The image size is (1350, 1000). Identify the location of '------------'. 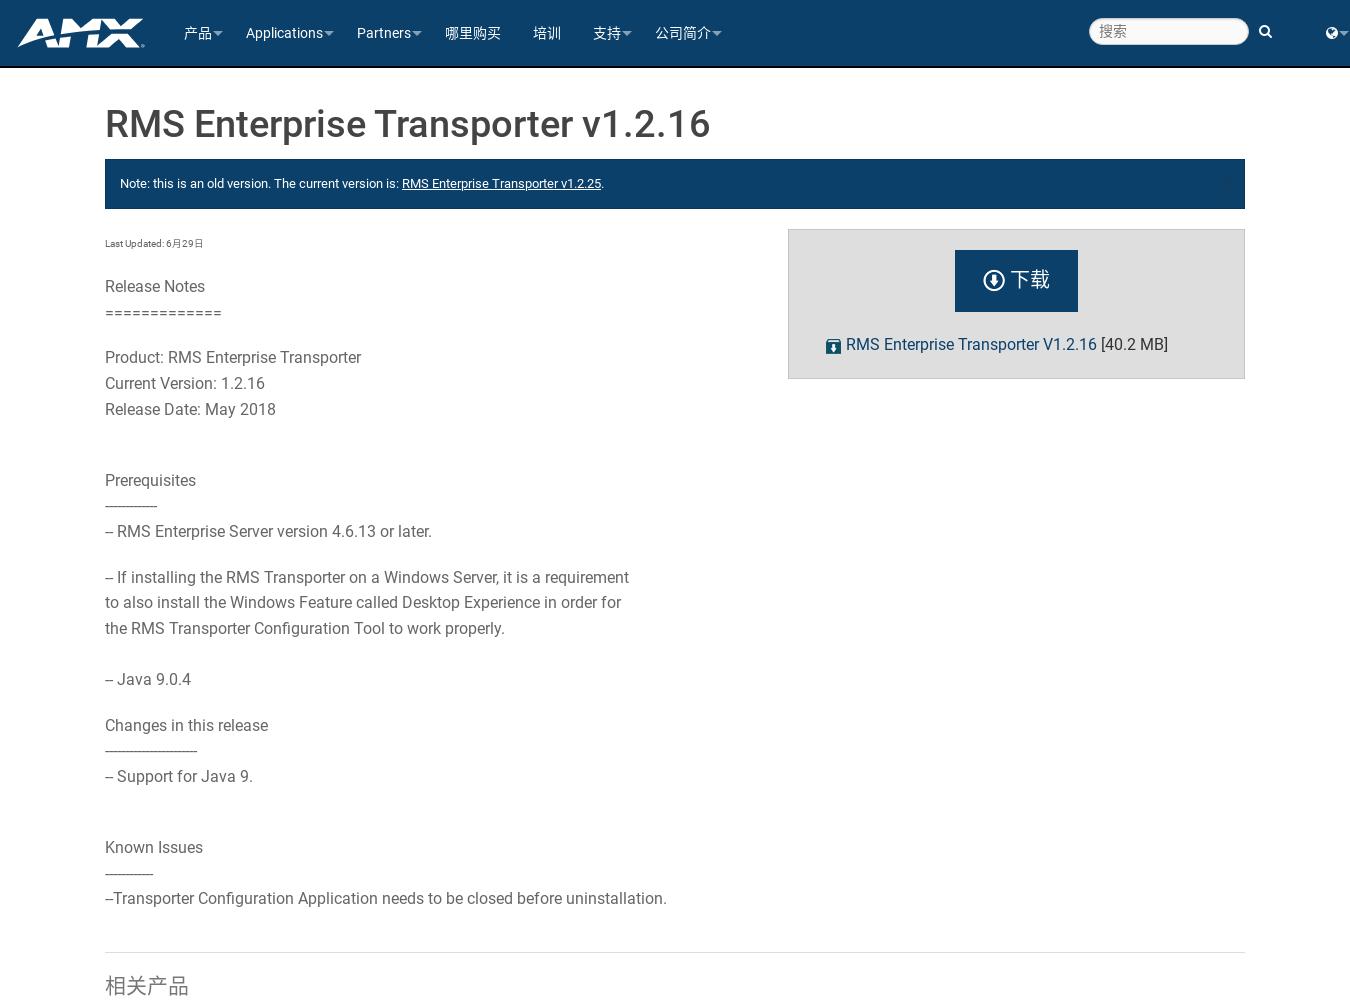
(104, 871).